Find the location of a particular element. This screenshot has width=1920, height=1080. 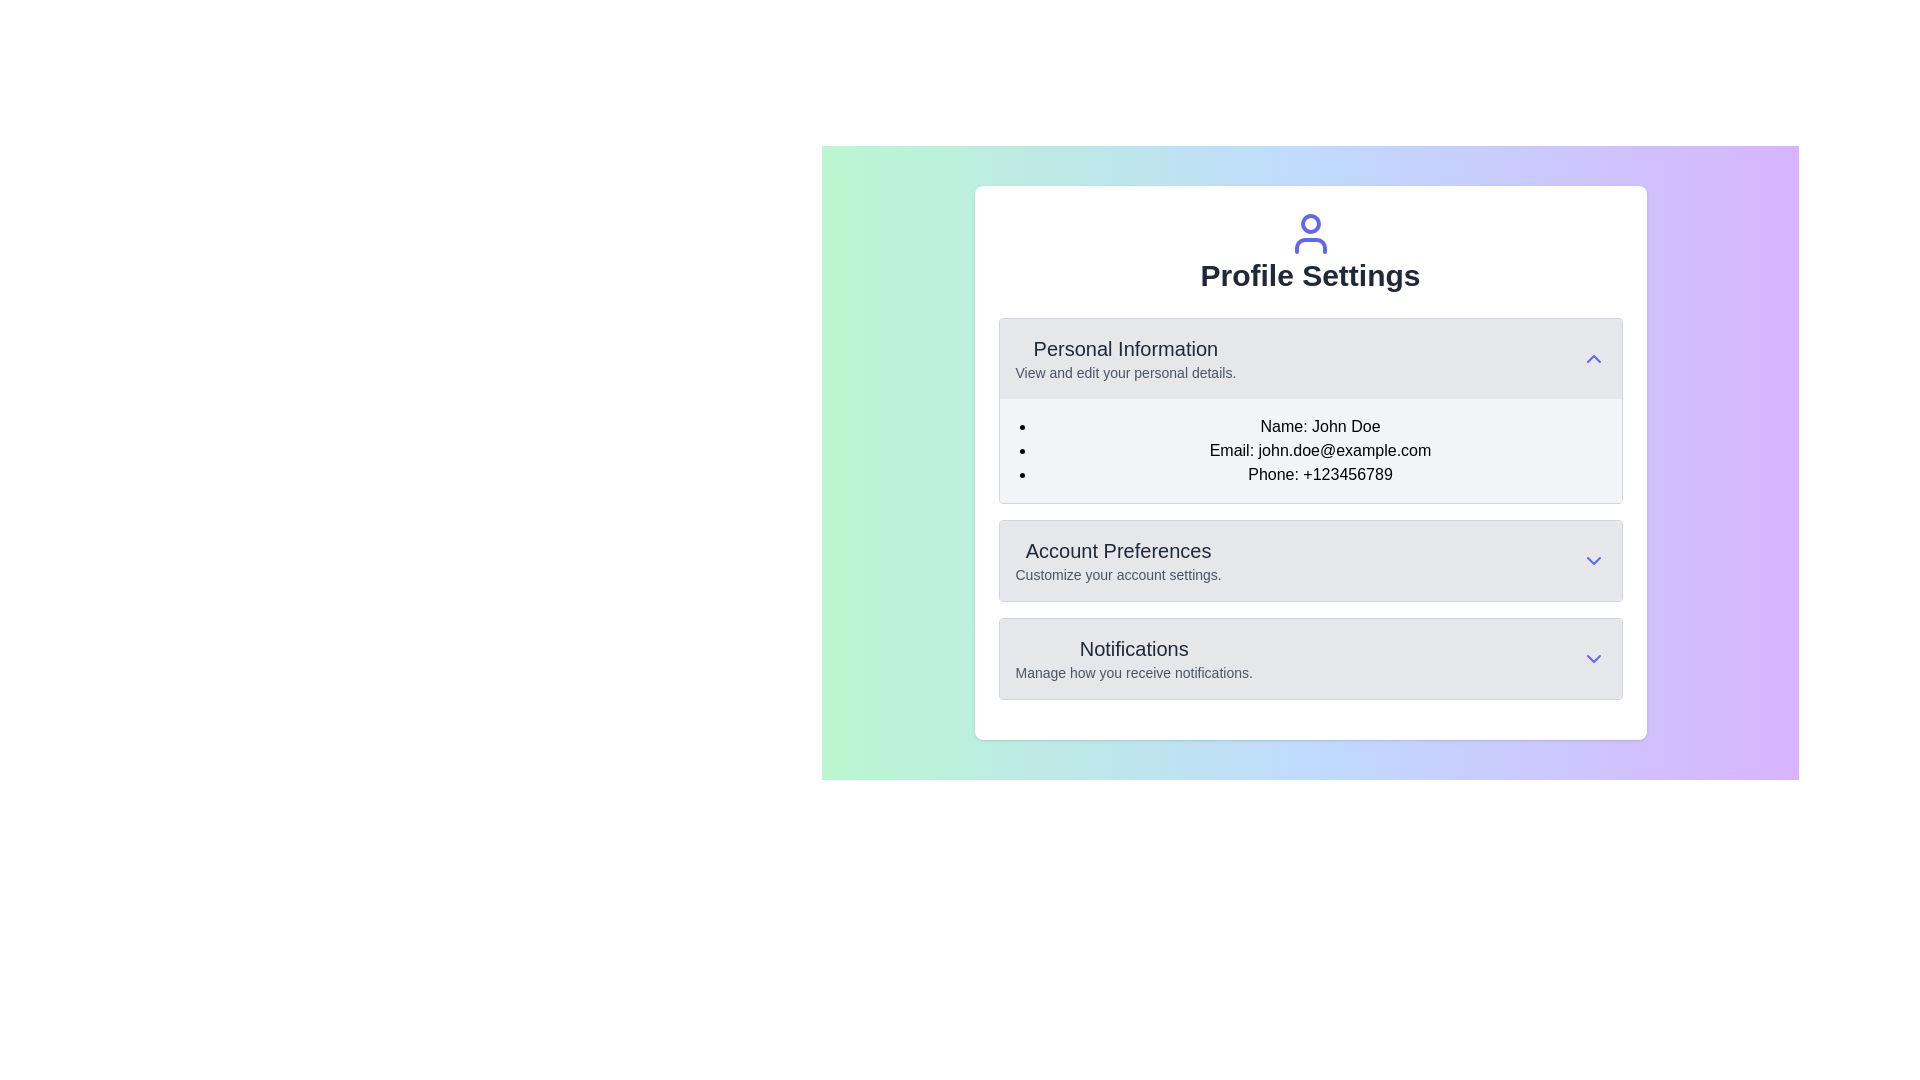

the 'Account Preferences' expandable list item is located at coordinates (1310, 560).